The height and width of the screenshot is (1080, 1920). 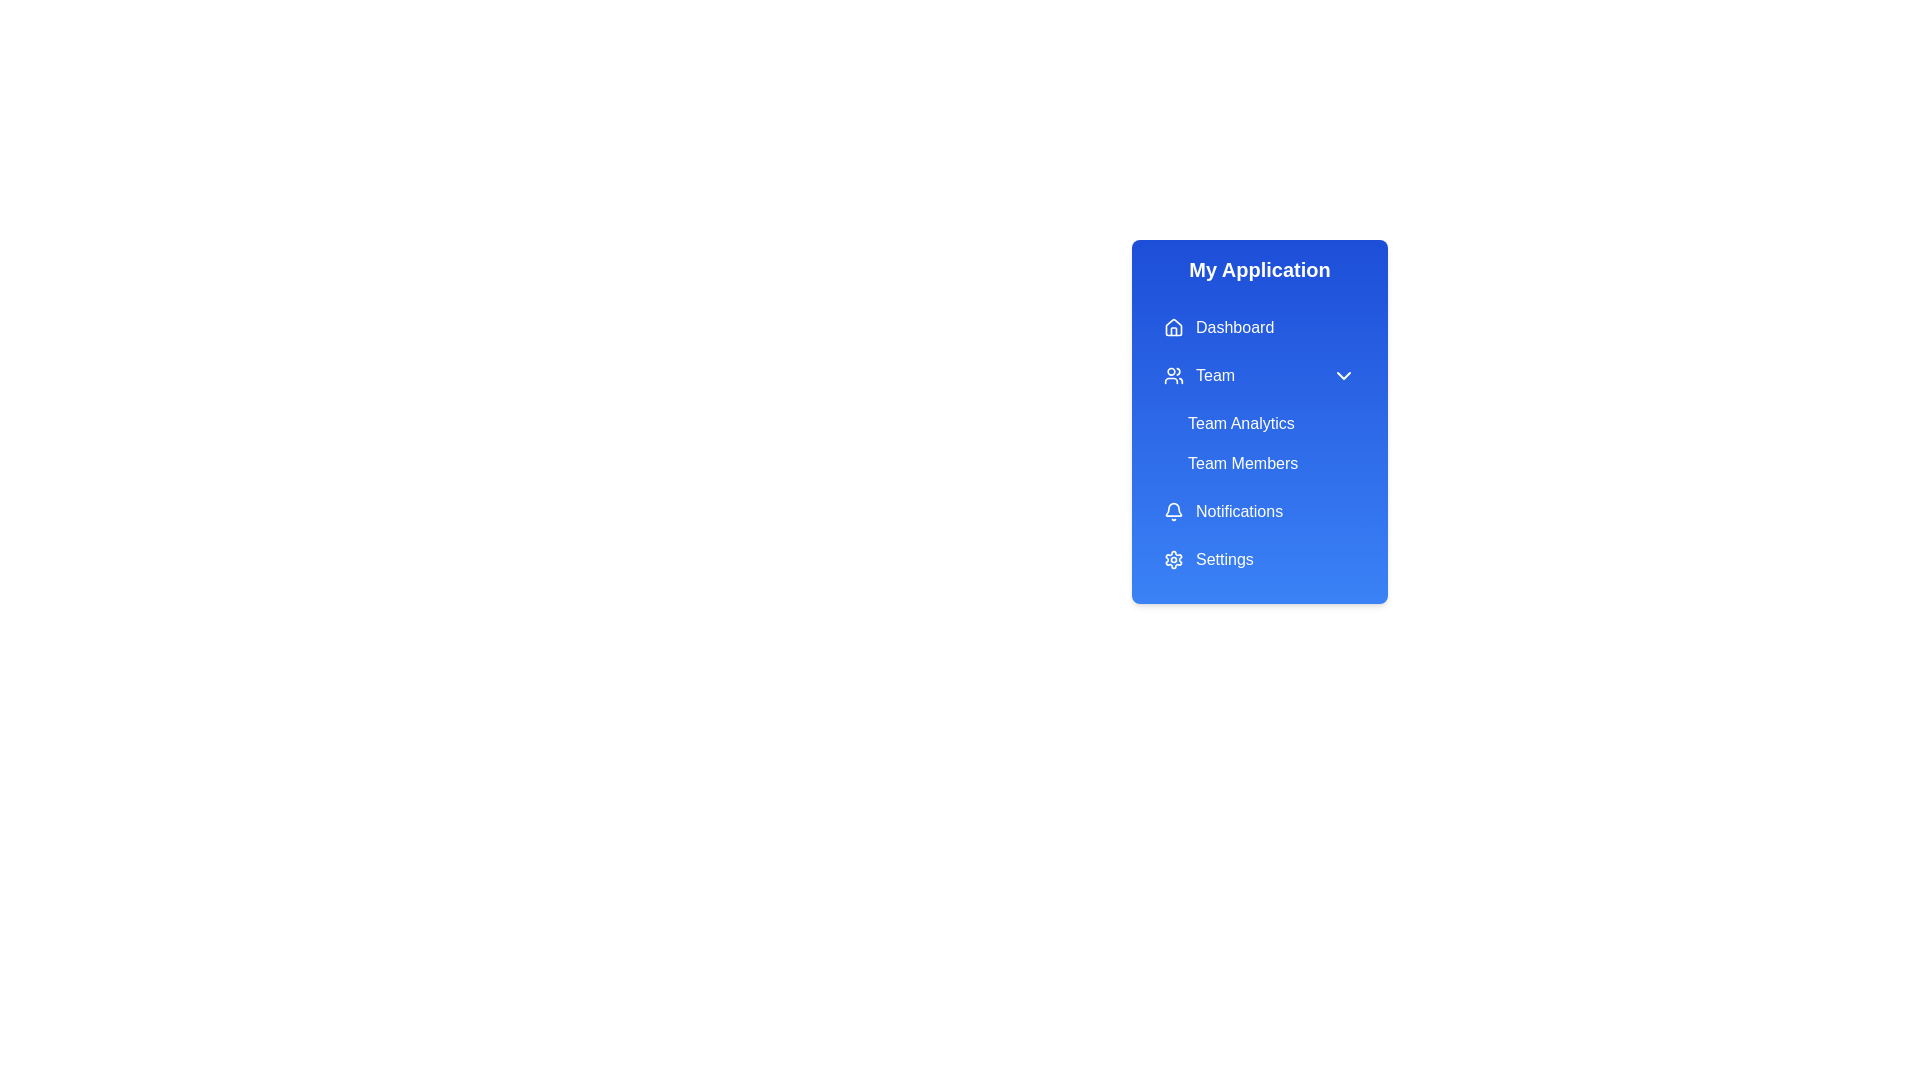 What do you see at coordinates (1258, 559) in the screenshot?
I see `the interactive menu item located directly below the 'Notifications' option in the sidebar` at bounding box center [1258, 559].